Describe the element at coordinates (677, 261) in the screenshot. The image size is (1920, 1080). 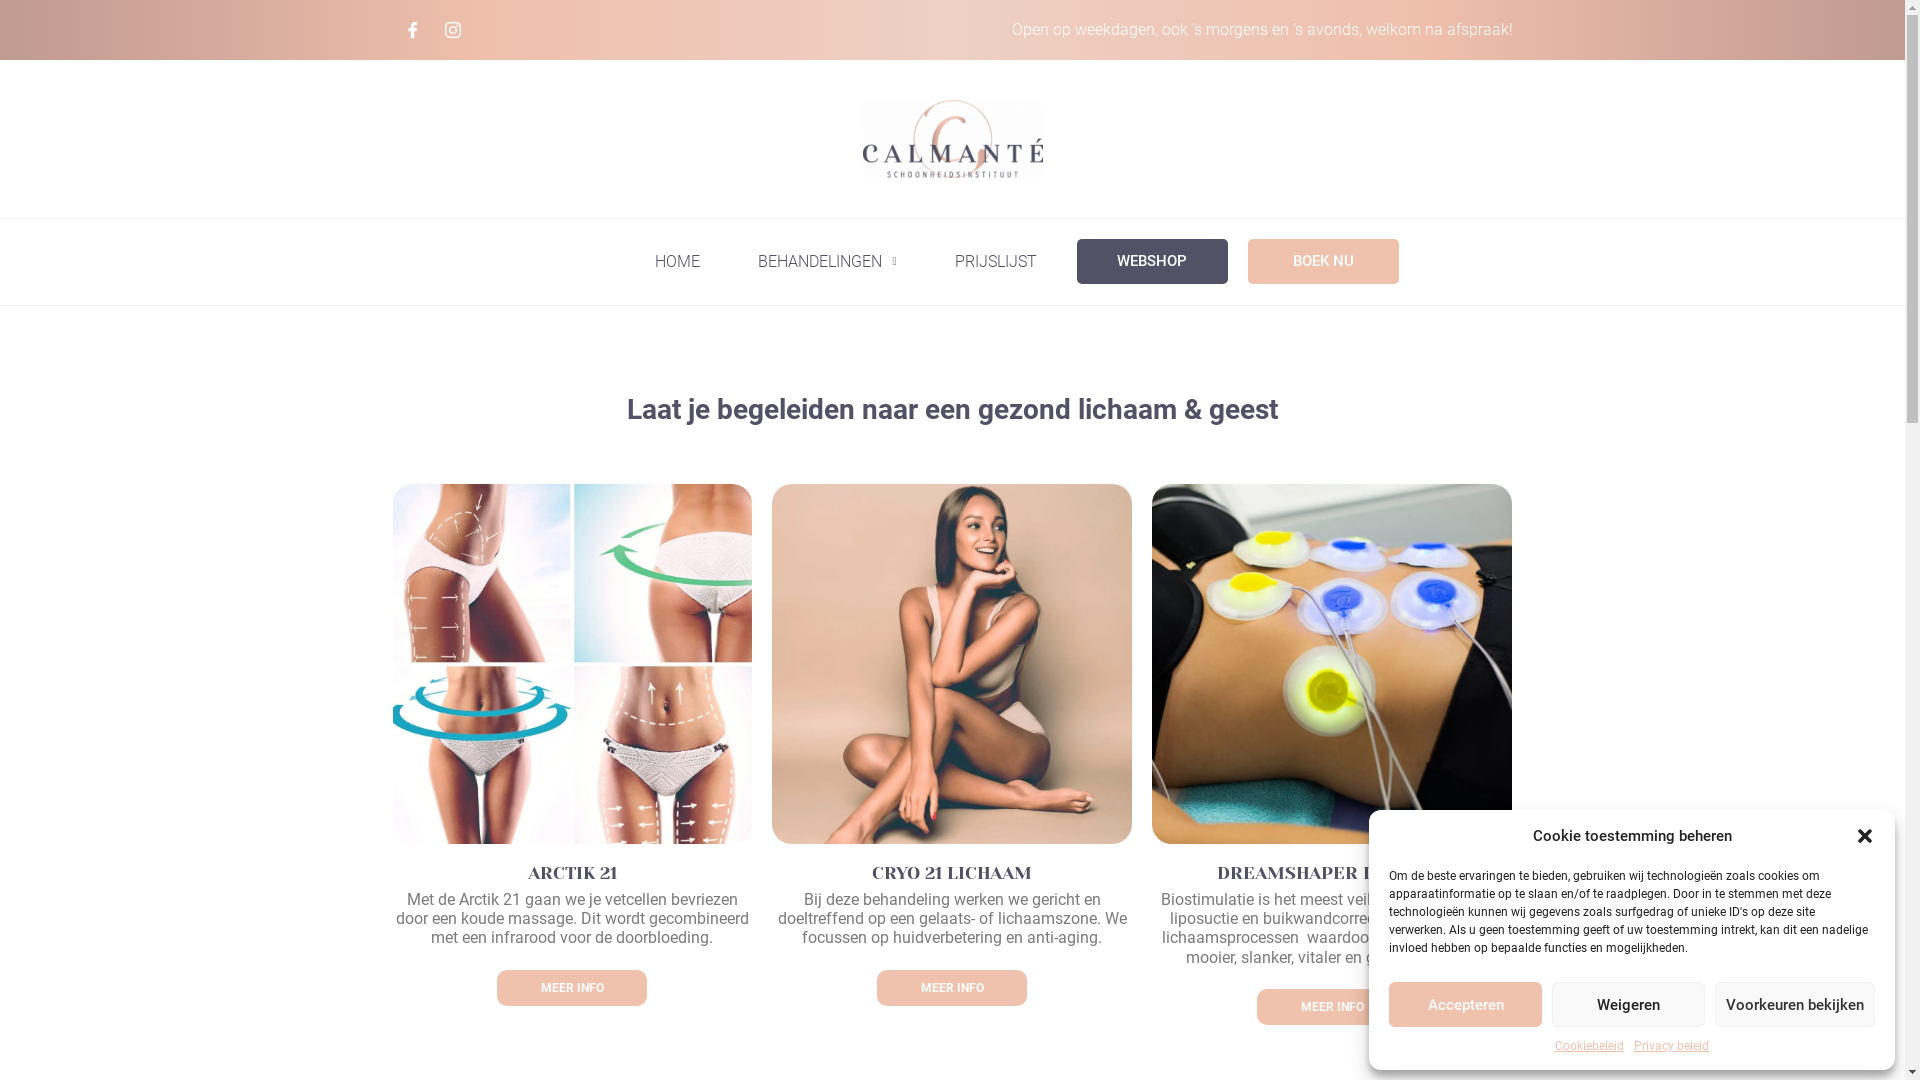
I see `'HOME'` at that location.